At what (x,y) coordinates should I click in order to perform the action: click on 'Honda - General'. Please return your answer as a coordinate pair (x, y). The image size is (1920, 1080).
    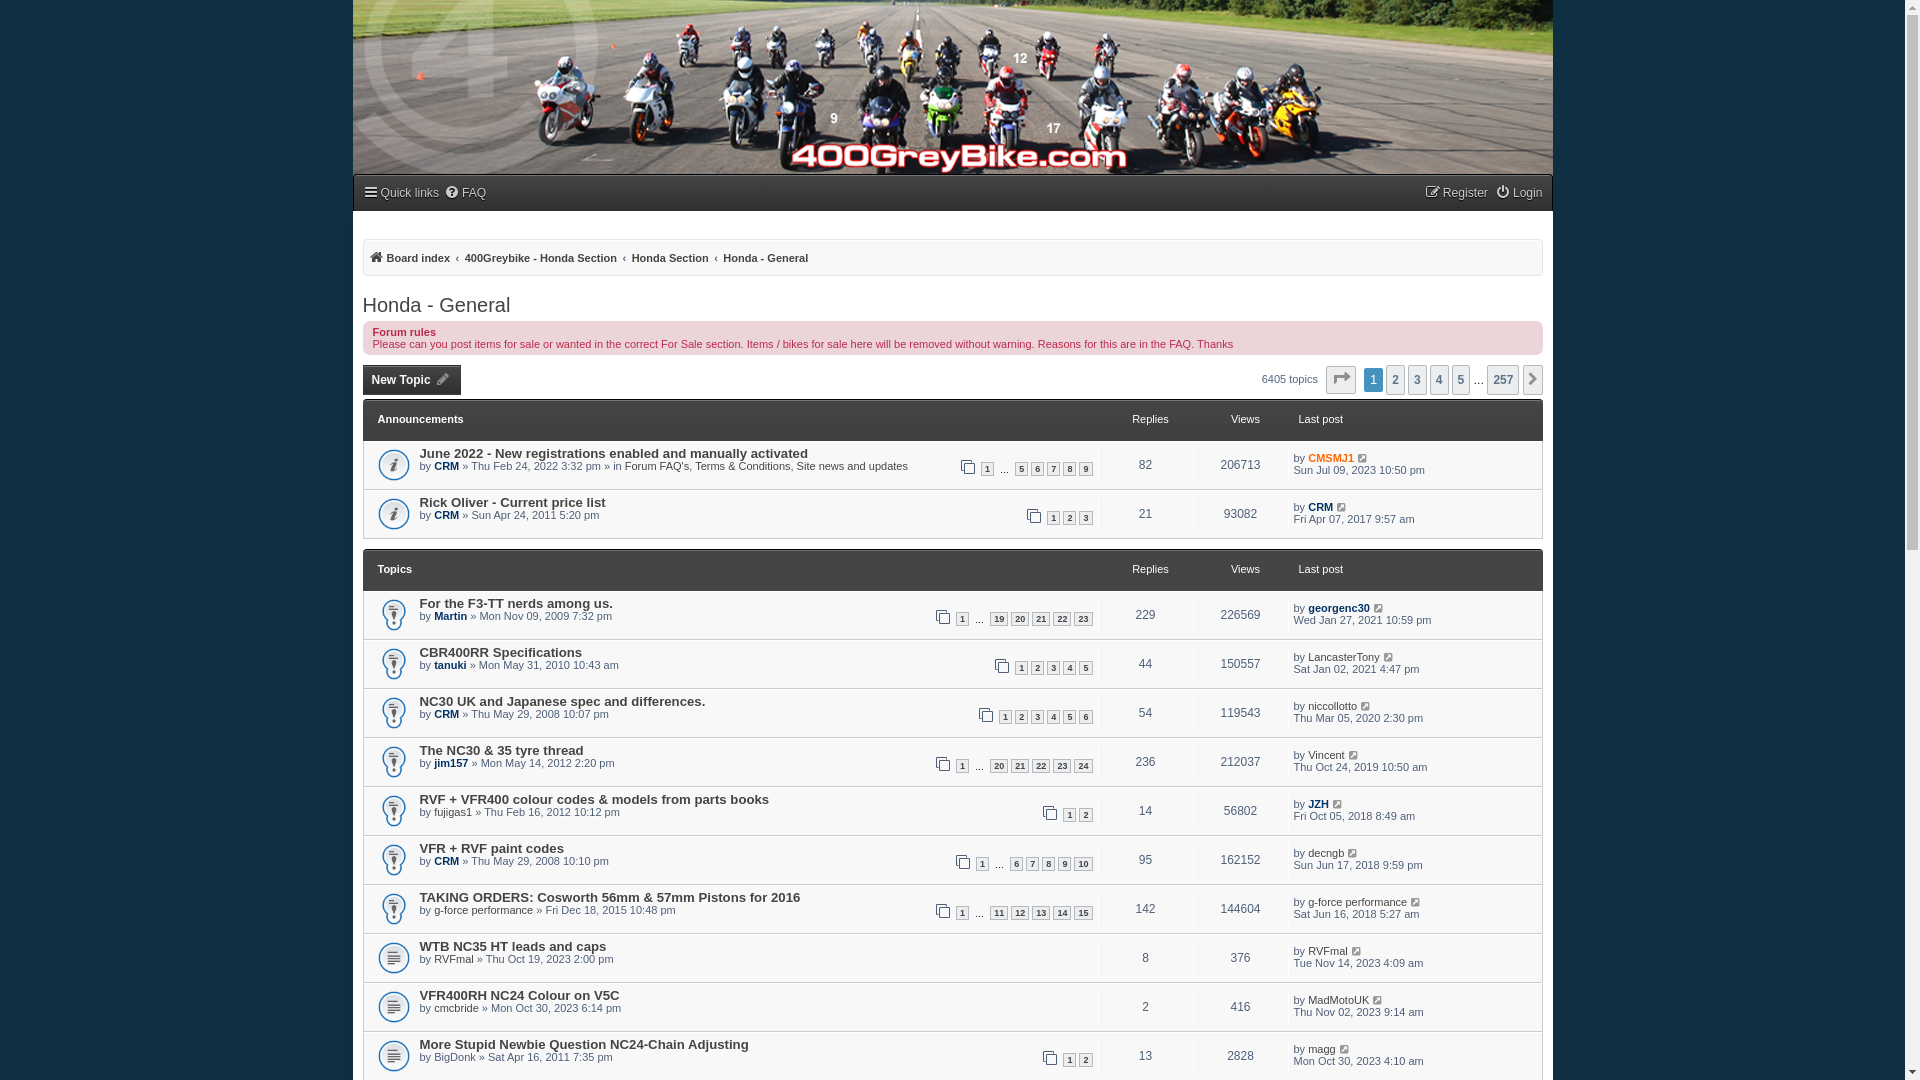
    Looking at the image, I should click on (722, 257).